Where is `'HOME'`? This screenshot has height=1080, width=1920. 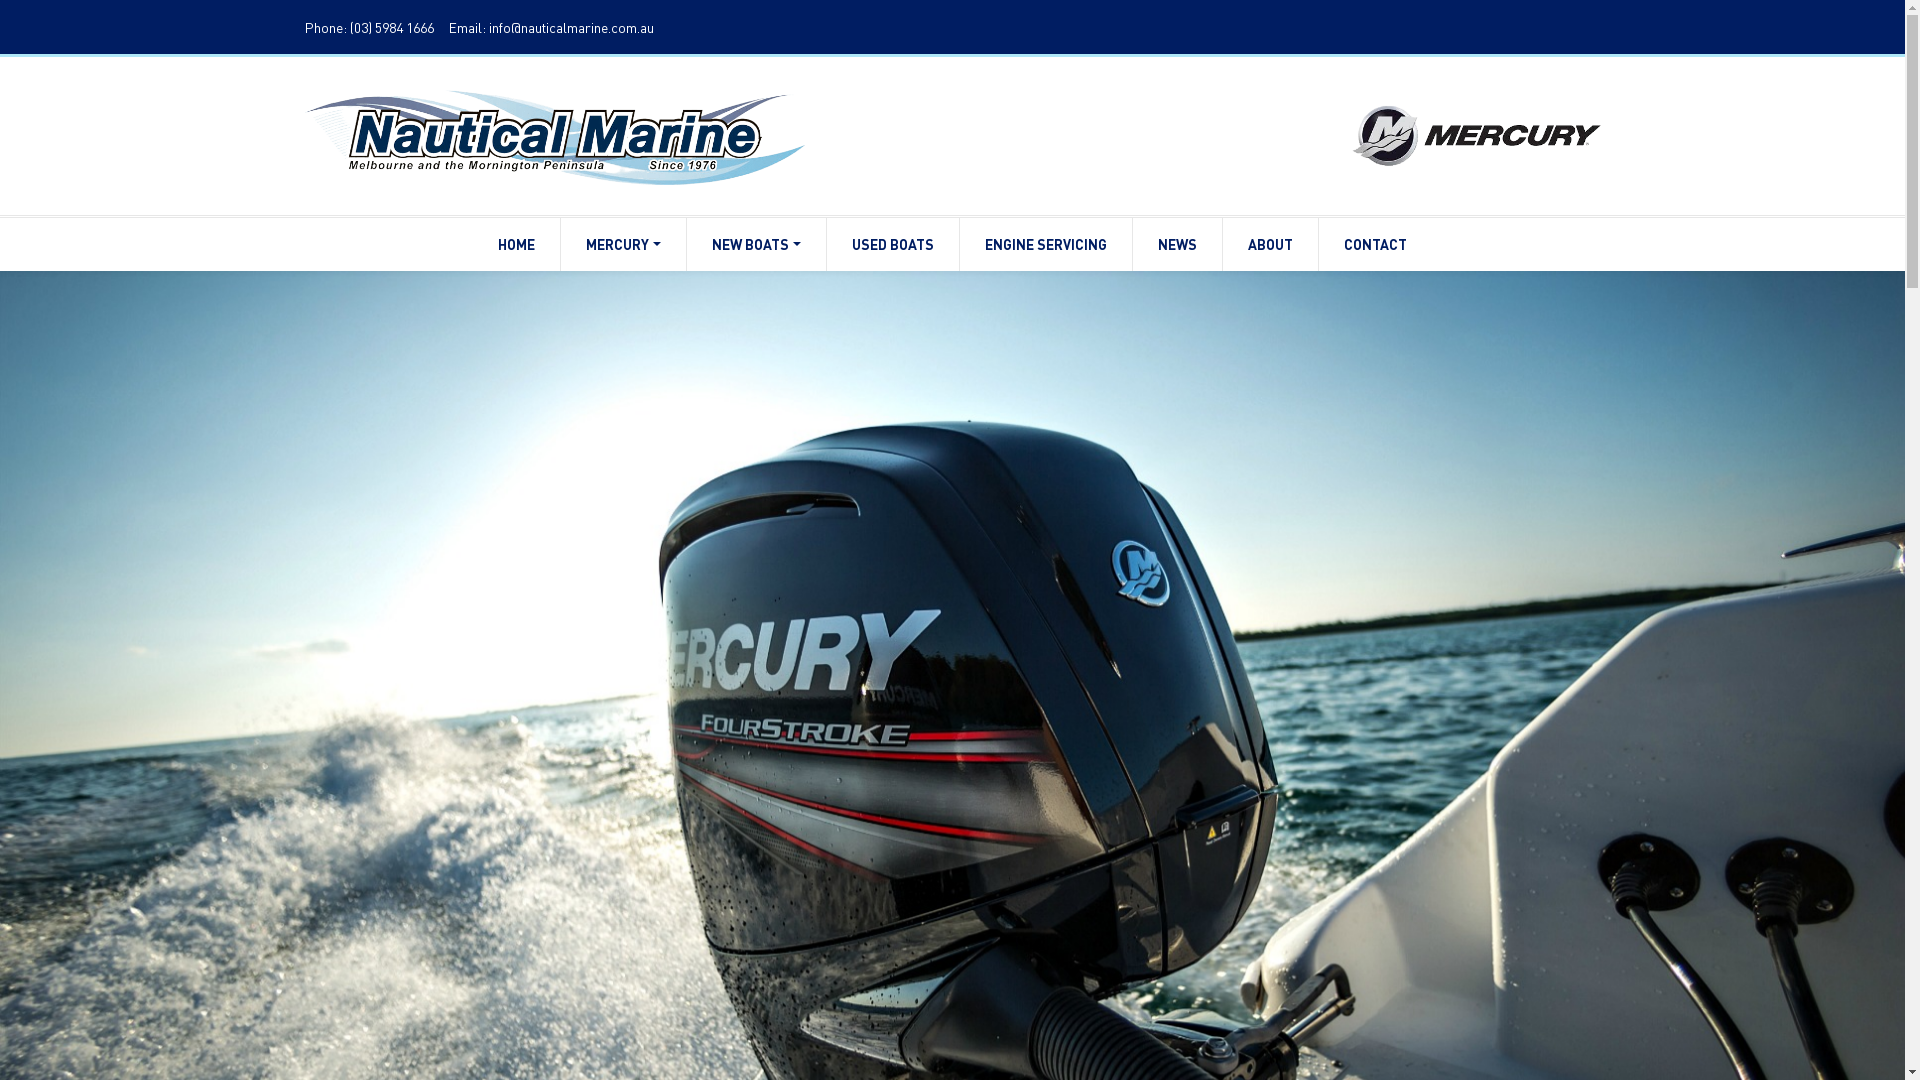 'HOME' is located at coordinates (516, 243).